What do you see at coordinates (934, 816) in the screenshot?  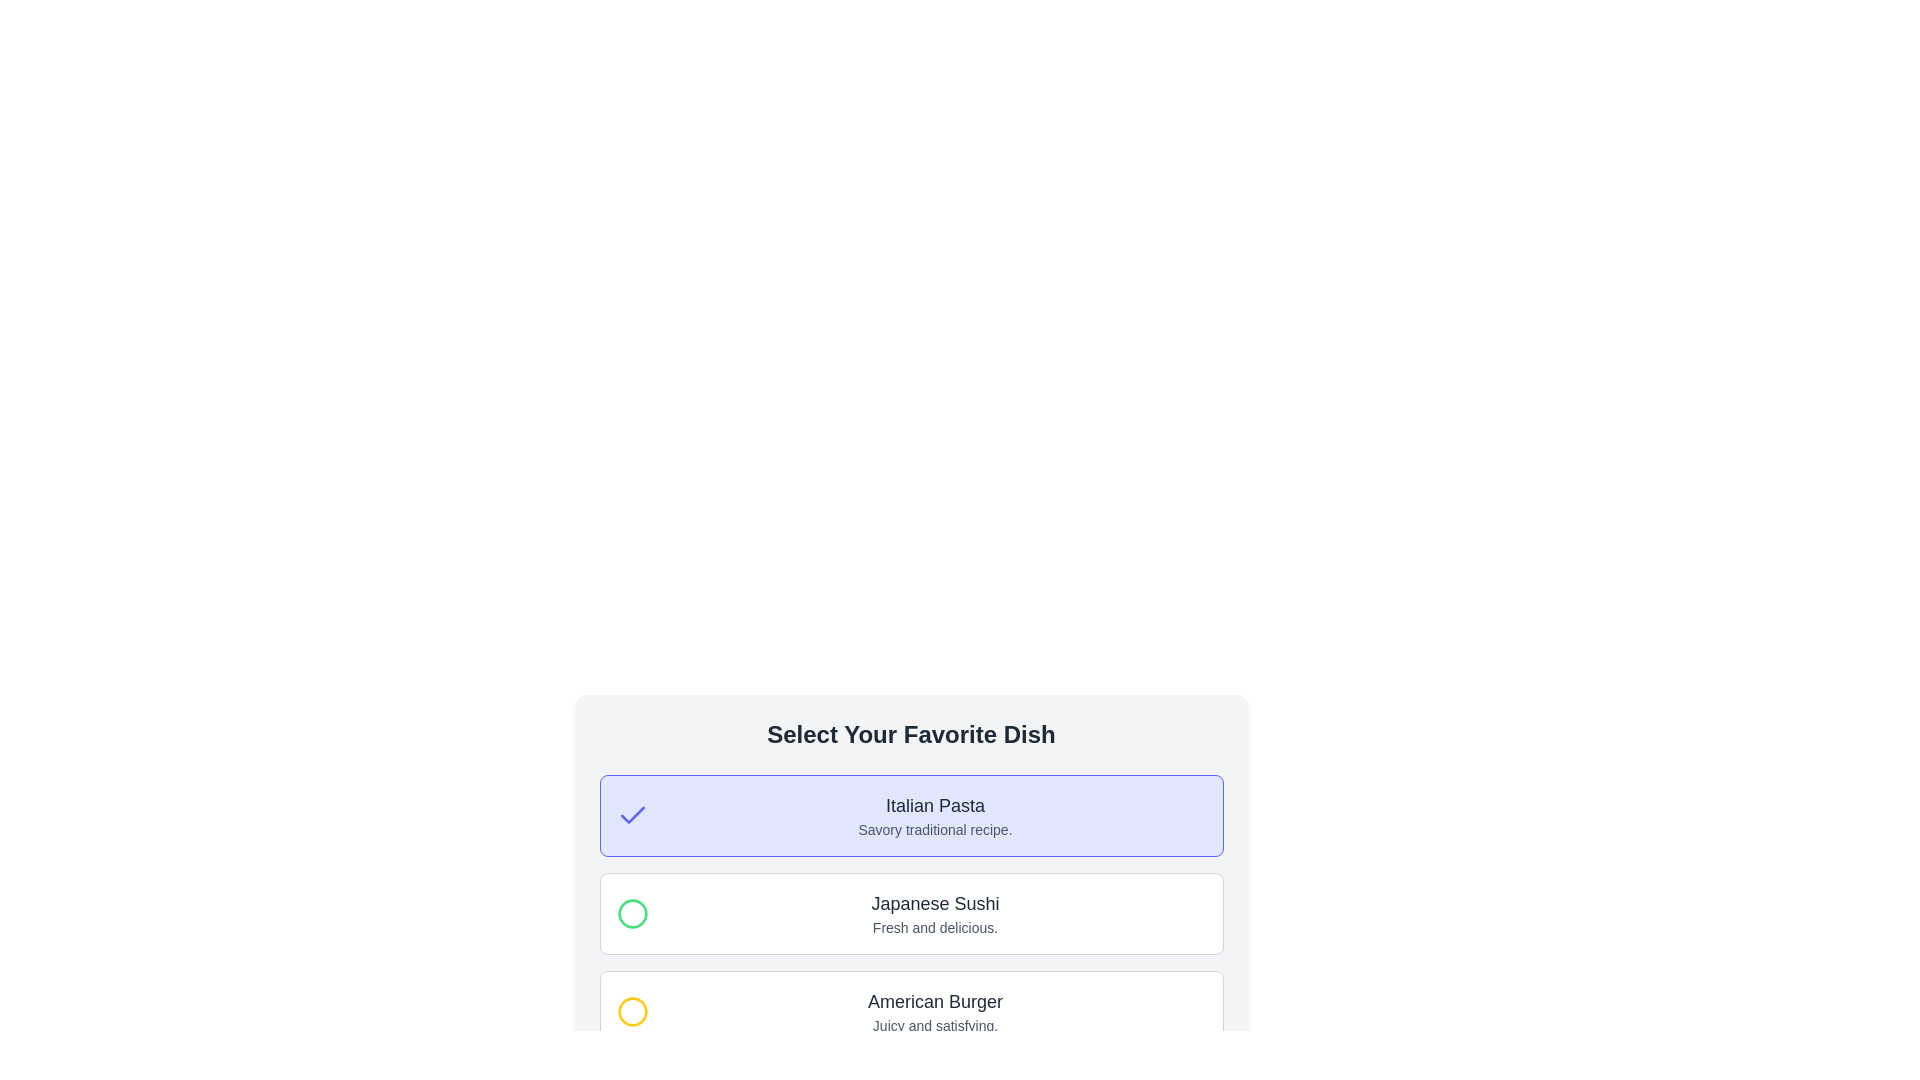 I see `the first selectable dish option text element` at bounding box center [934, 816].